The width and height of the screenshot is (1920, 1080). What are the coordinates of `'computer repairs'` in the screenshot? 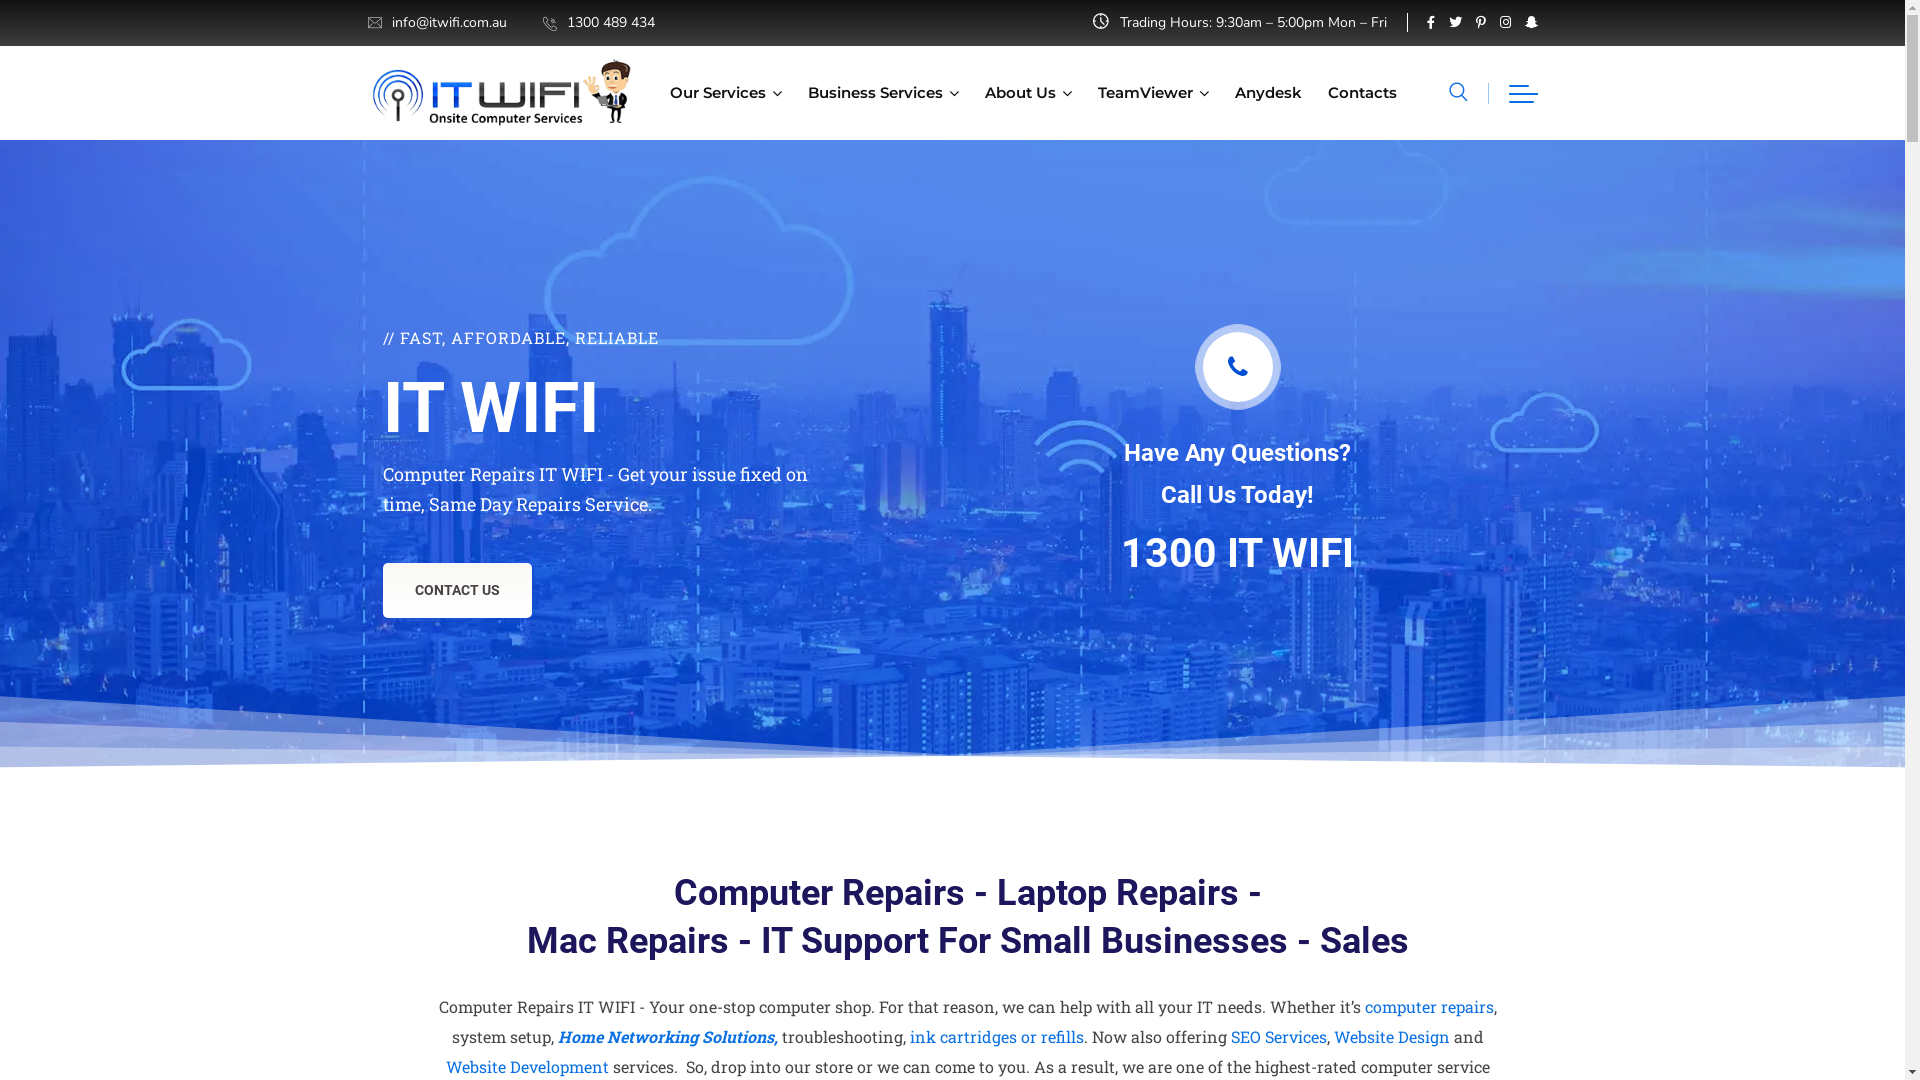 It's located at (1362, 1006).